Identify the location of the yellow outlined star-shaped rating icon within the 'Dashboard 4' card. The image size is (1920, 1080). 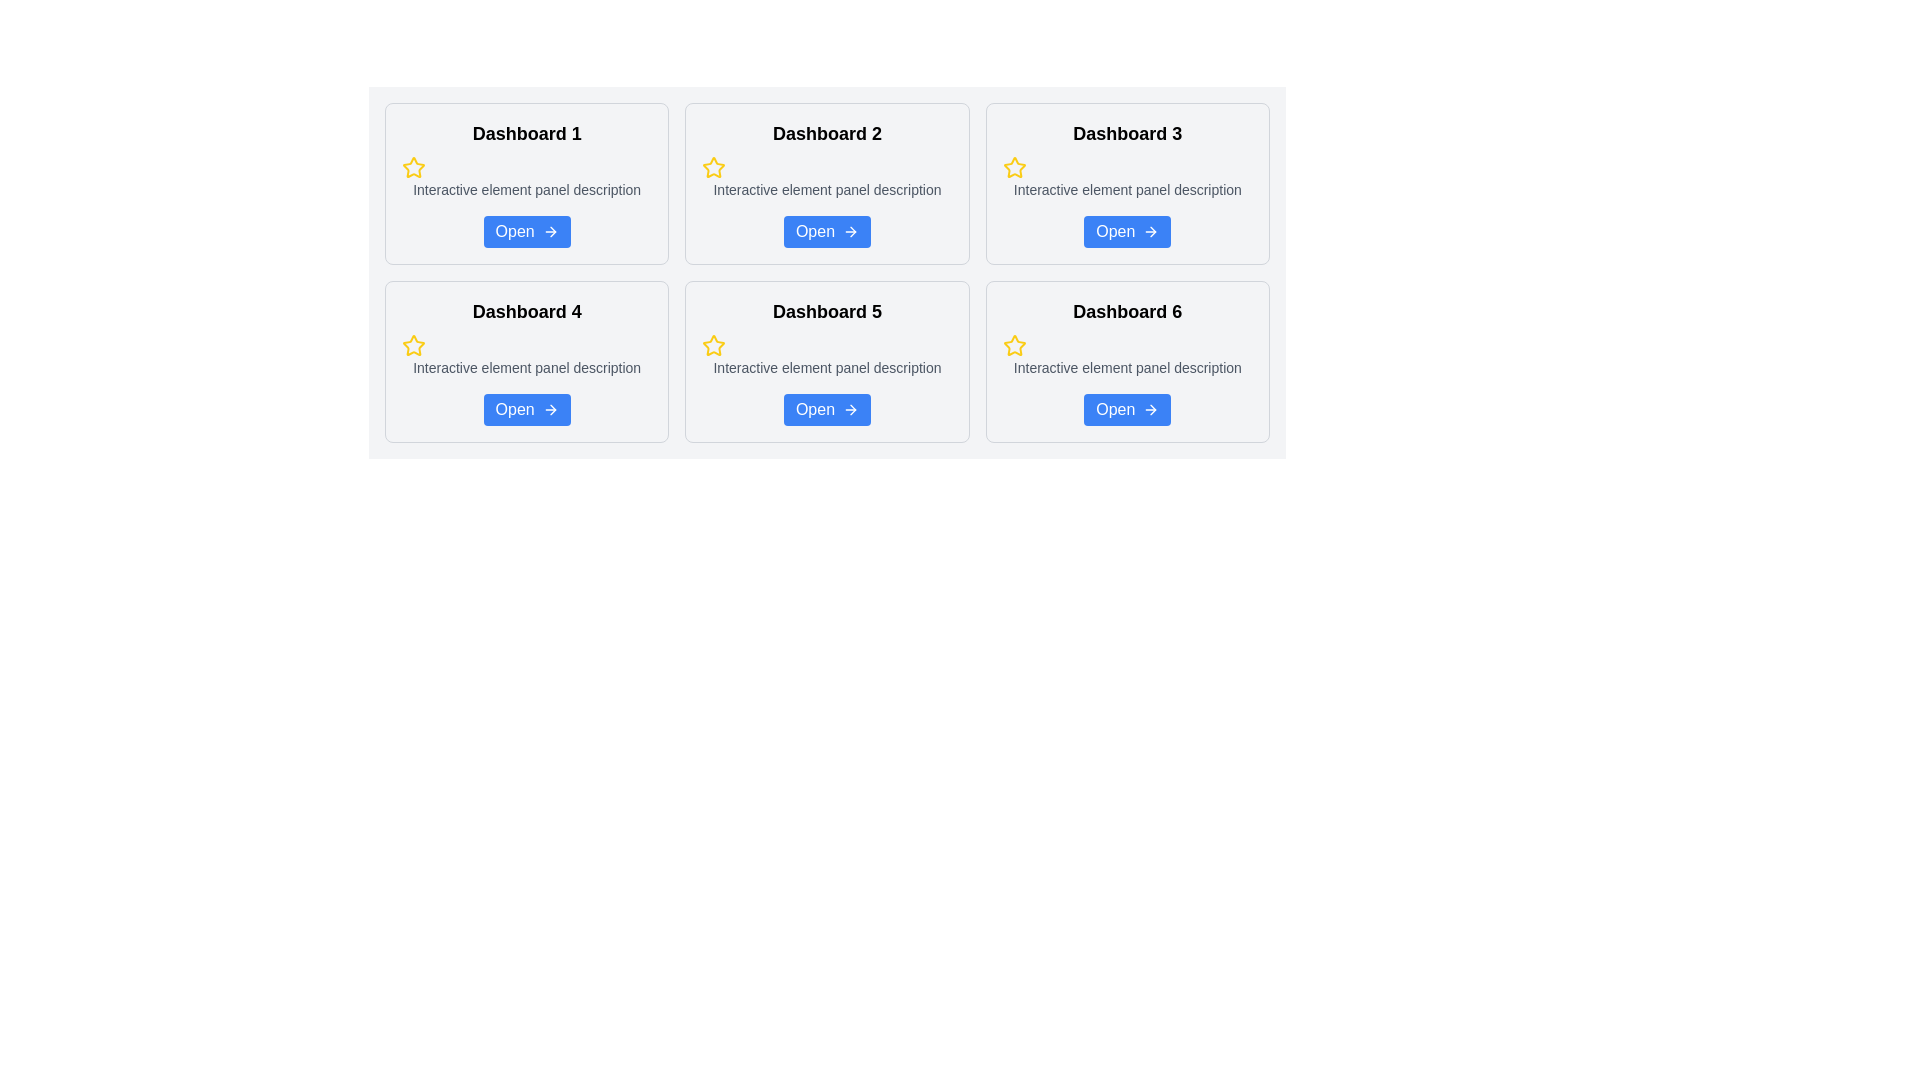
(412, 345).